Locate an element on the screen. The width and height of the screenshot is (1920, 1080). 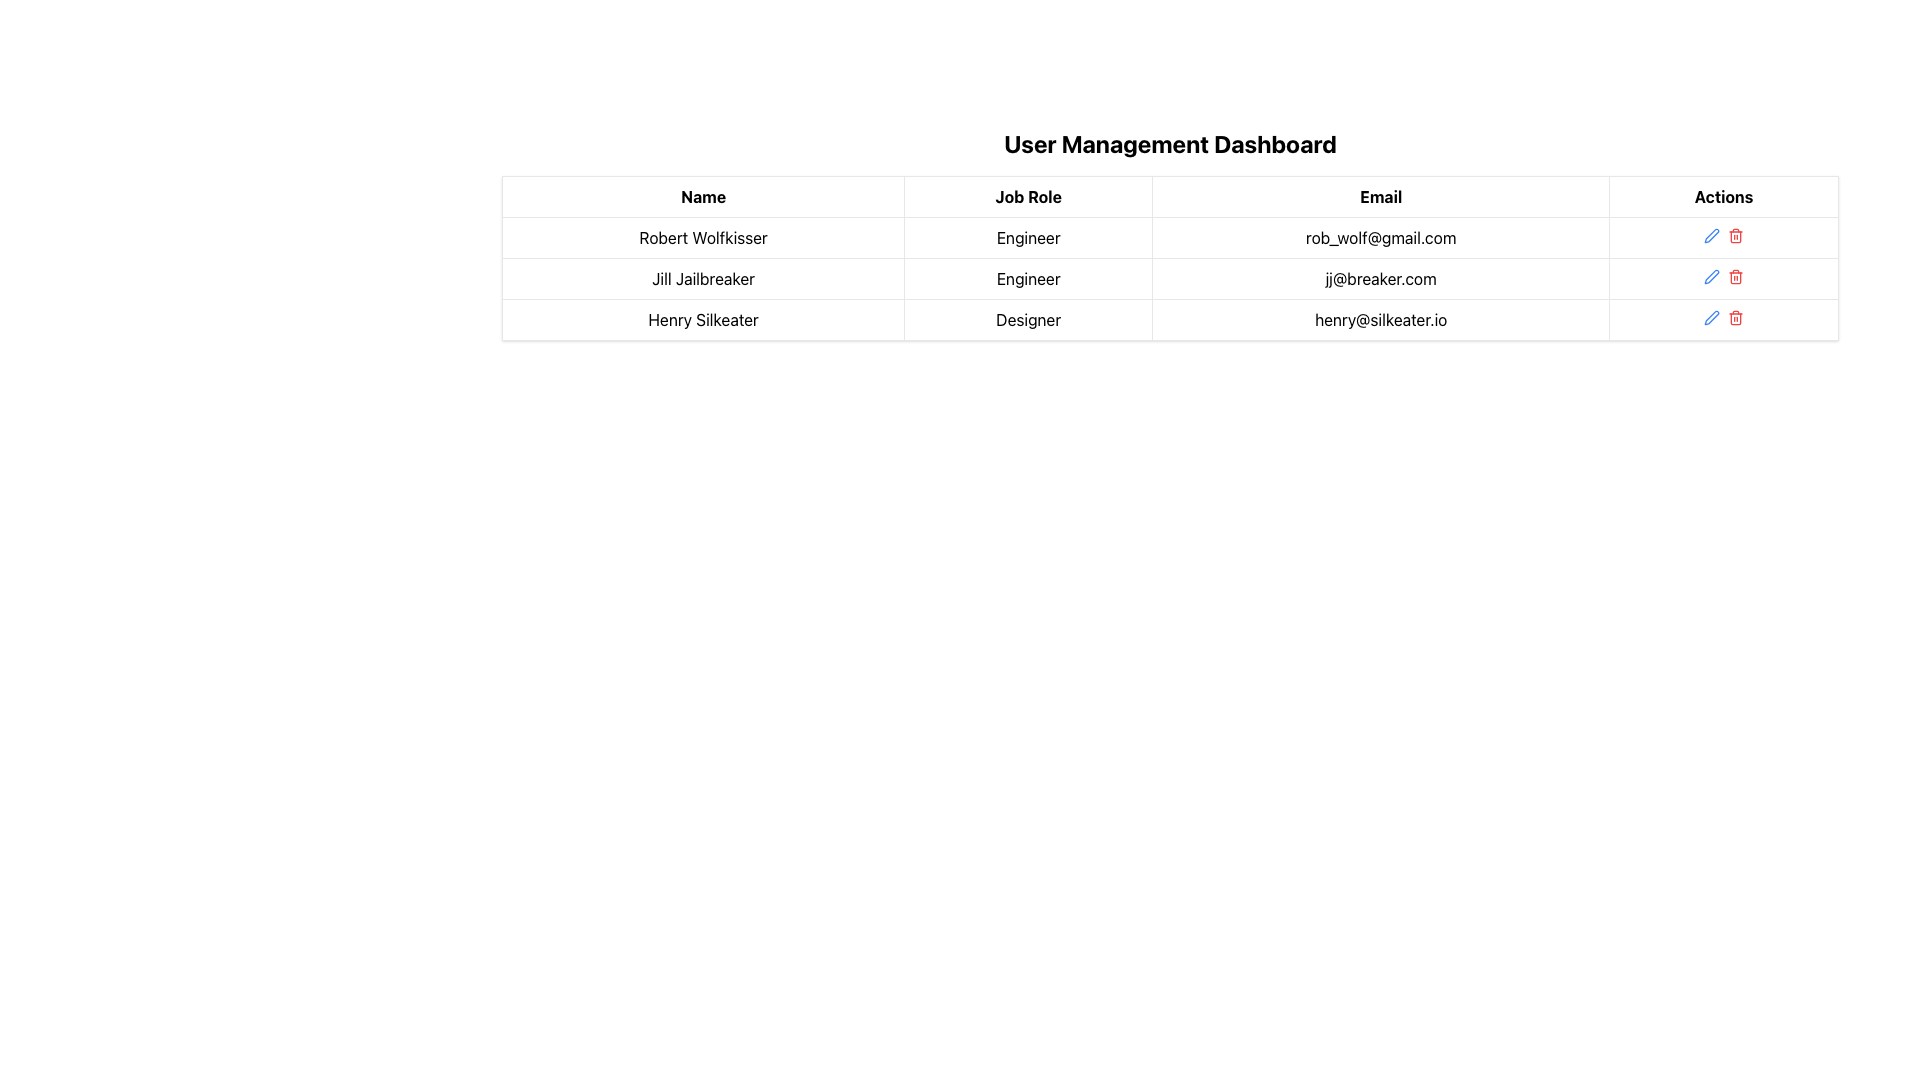
the Table Header Cell element labeled 'Job Role', which is styled in bold and located in the second column of the header row of a table is located at coordinates (1028, 196).